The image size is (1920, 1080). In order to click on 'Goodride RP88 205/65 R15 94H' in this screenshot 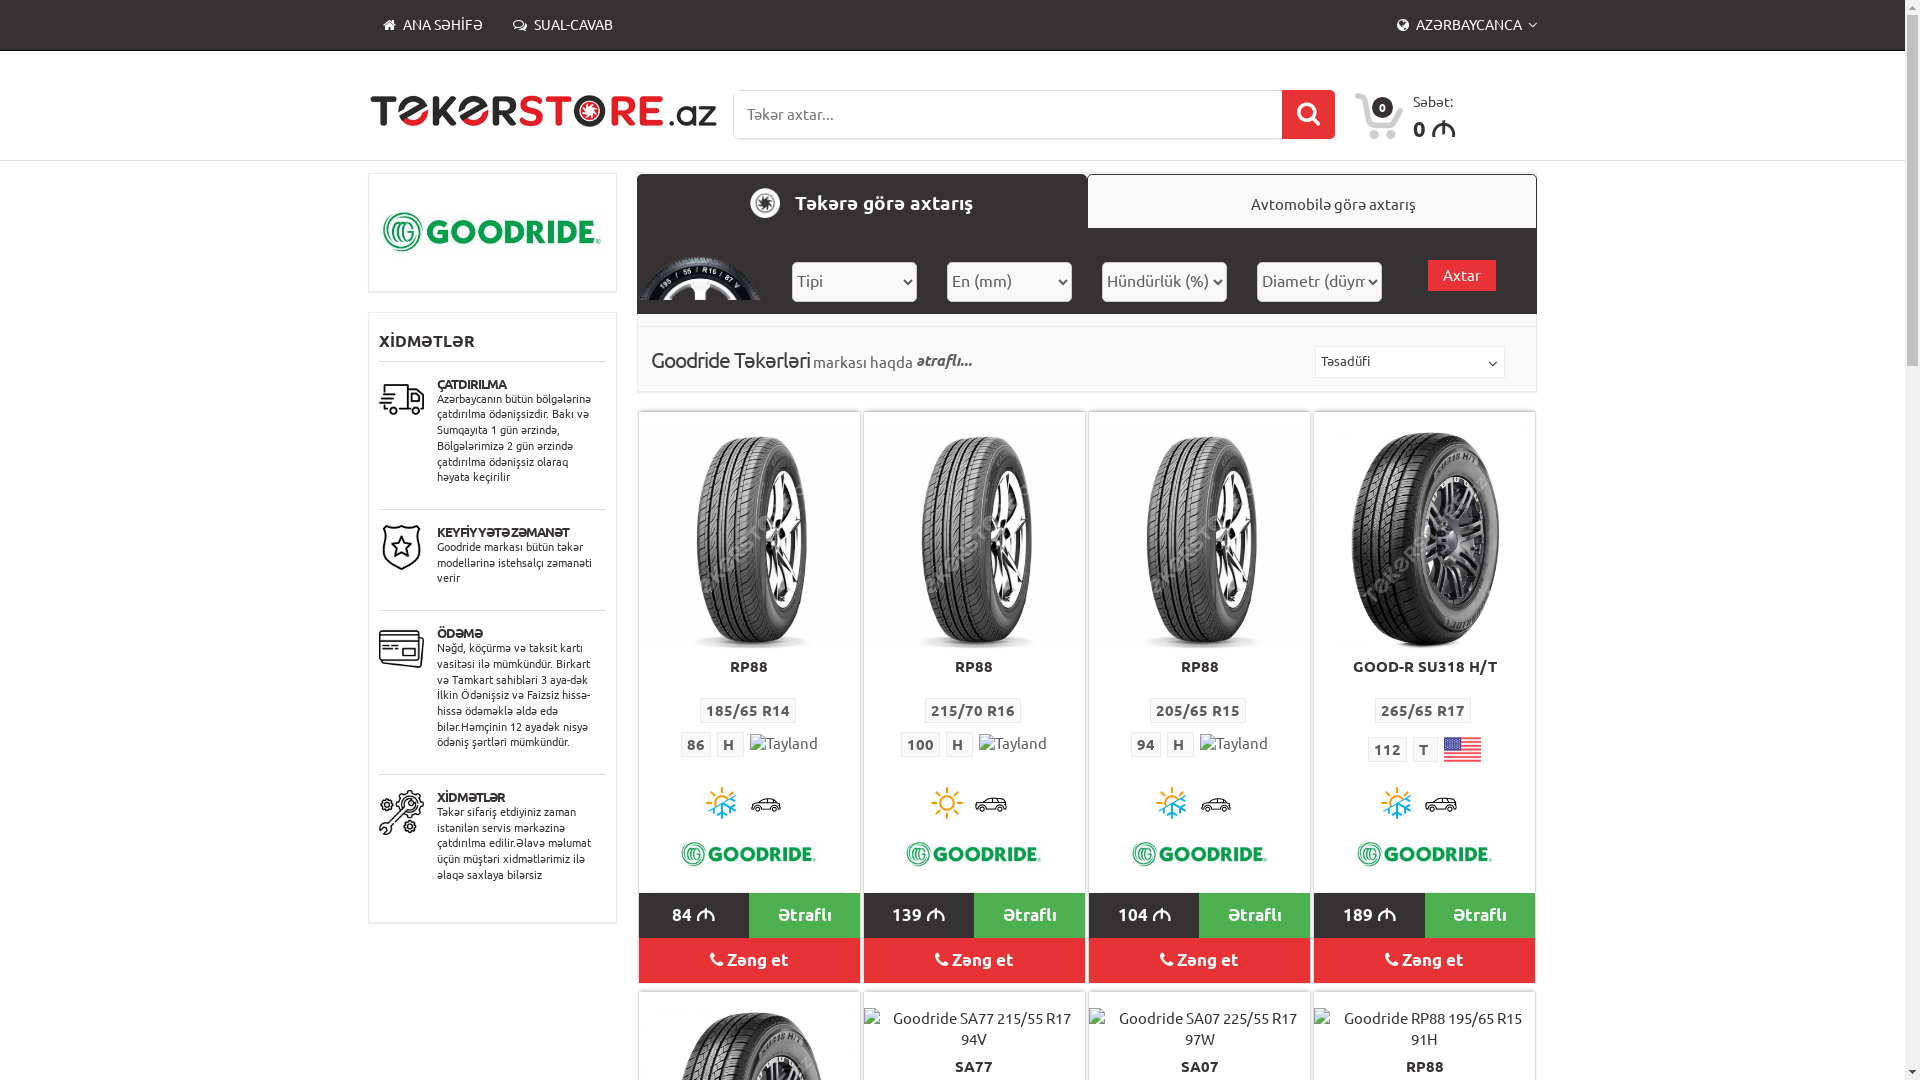, I will do `click(1088, 537)`.